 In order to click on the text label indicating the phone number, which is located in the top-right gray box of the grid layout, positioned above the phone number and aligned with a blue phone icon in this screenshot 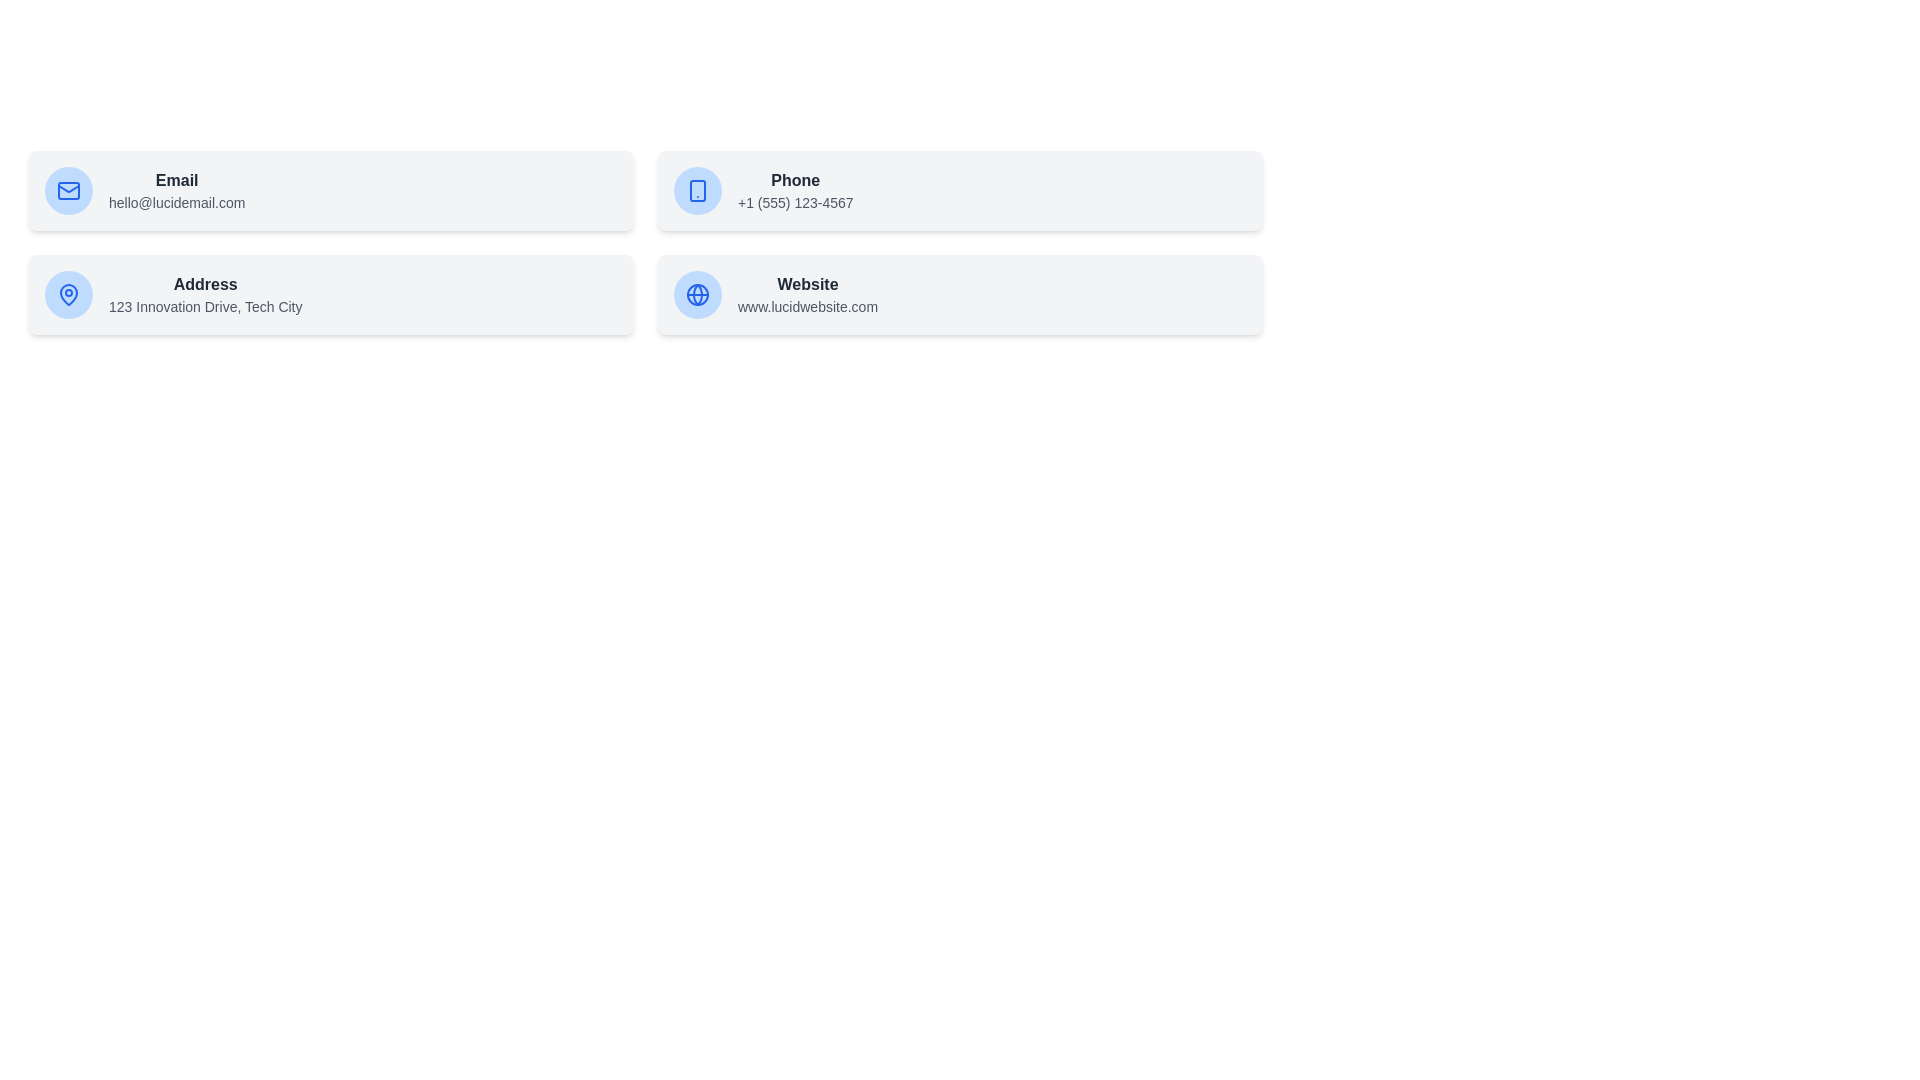, I will do `click(794, 181)`.